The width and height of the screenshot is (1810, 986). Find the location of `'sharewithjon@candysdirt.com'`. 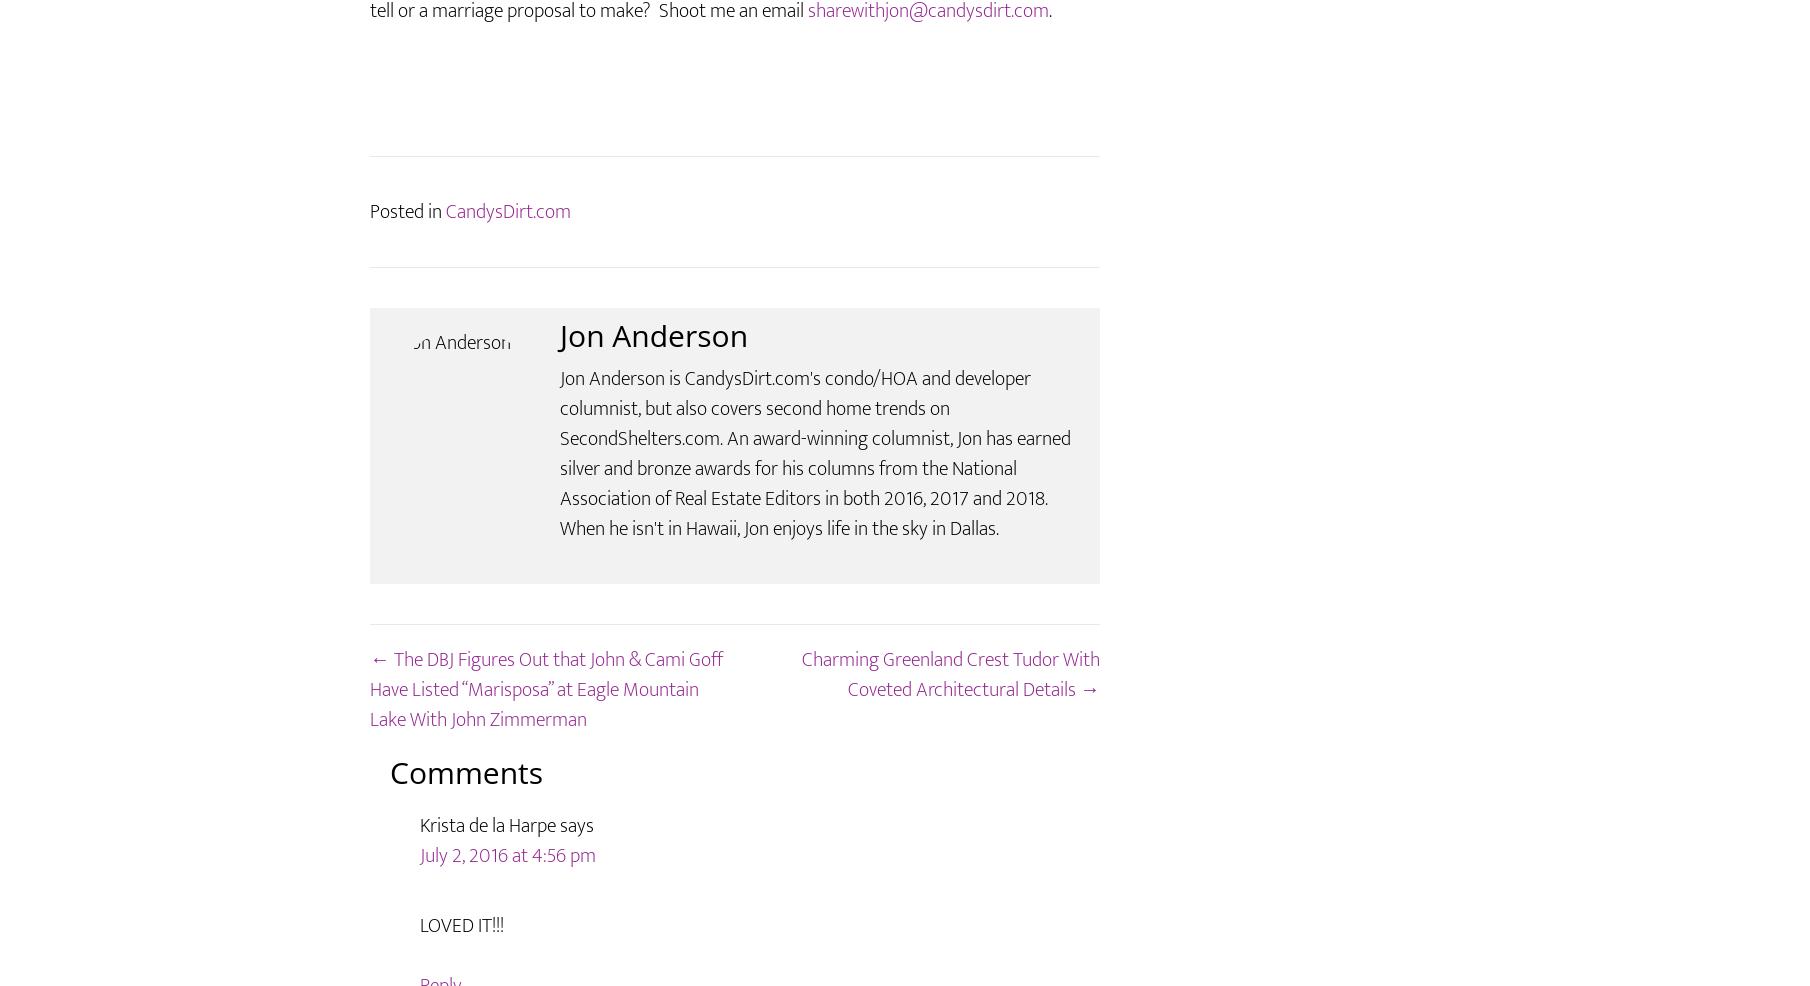

'sharewithjon@candysdirt.com' is located at coordinates (928, 68).